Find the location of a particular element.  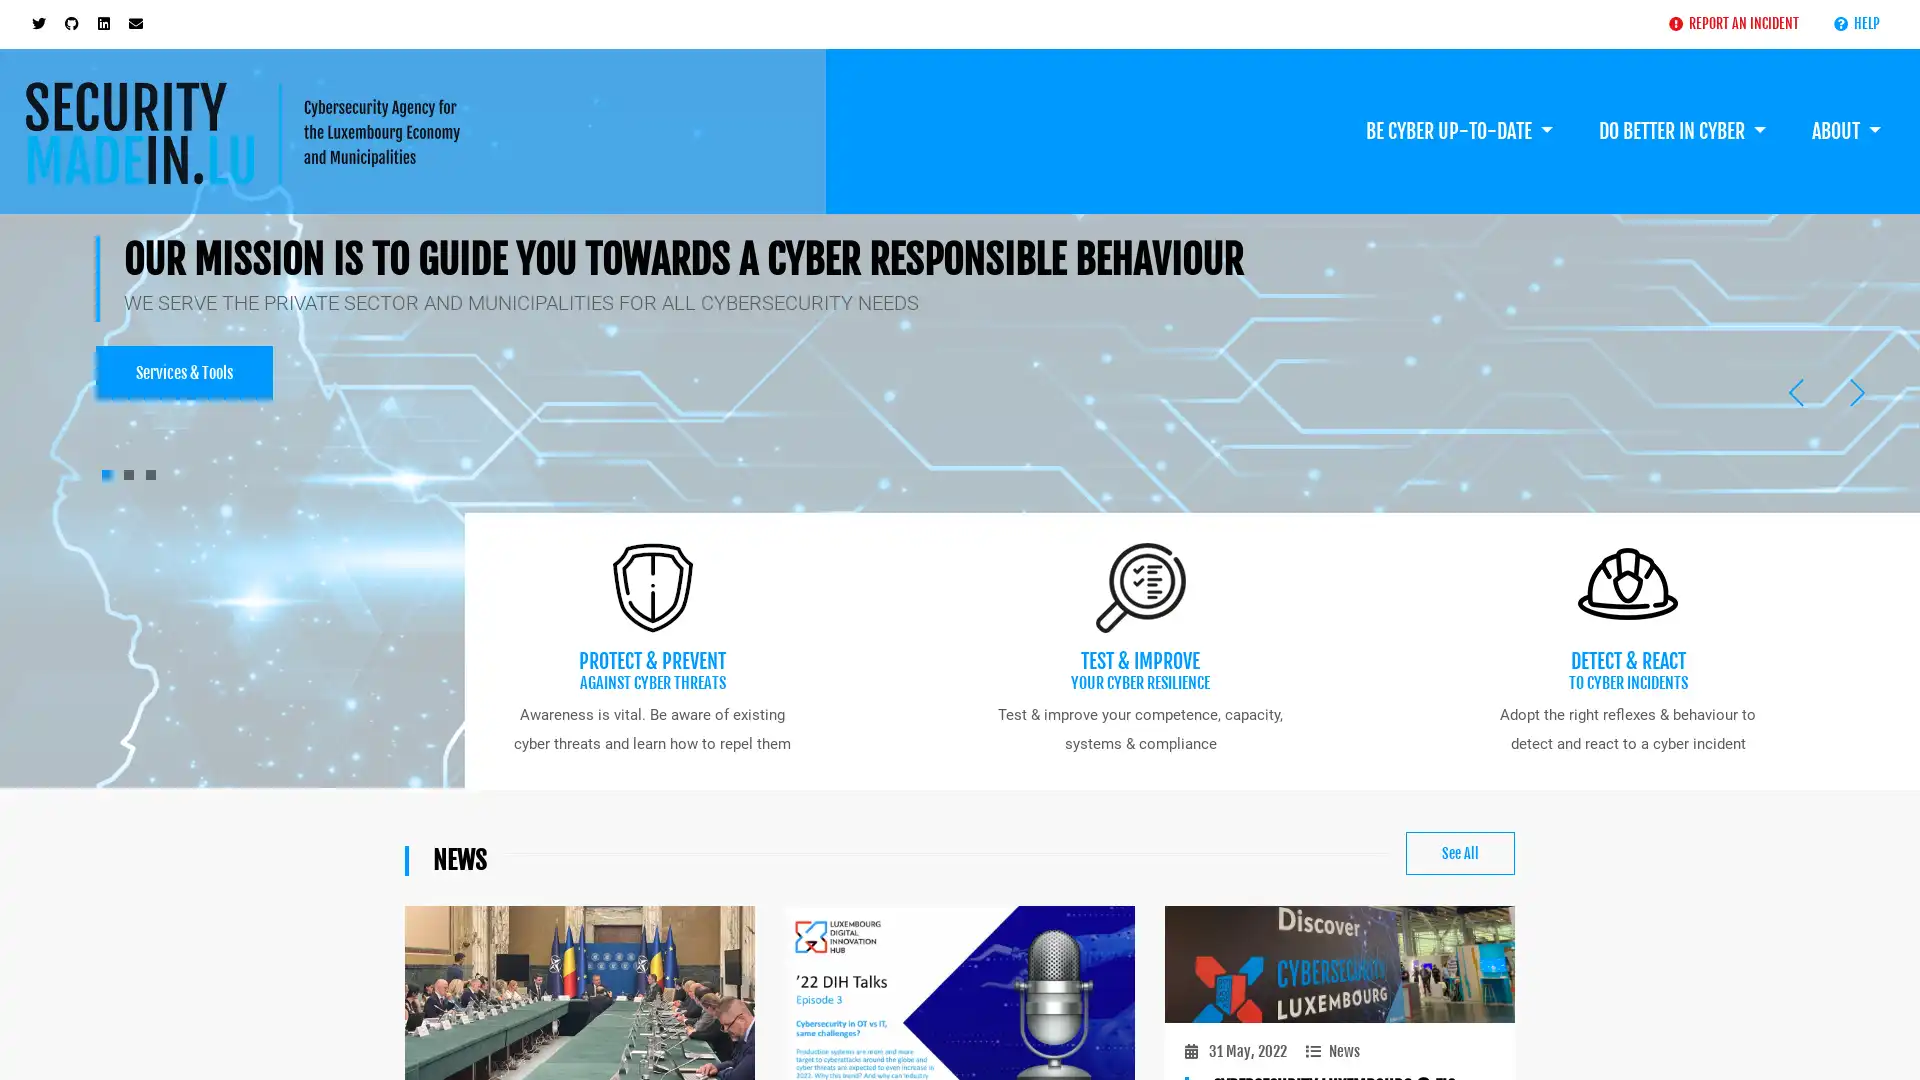

ABOUT is located at coordinates (1845, 108).